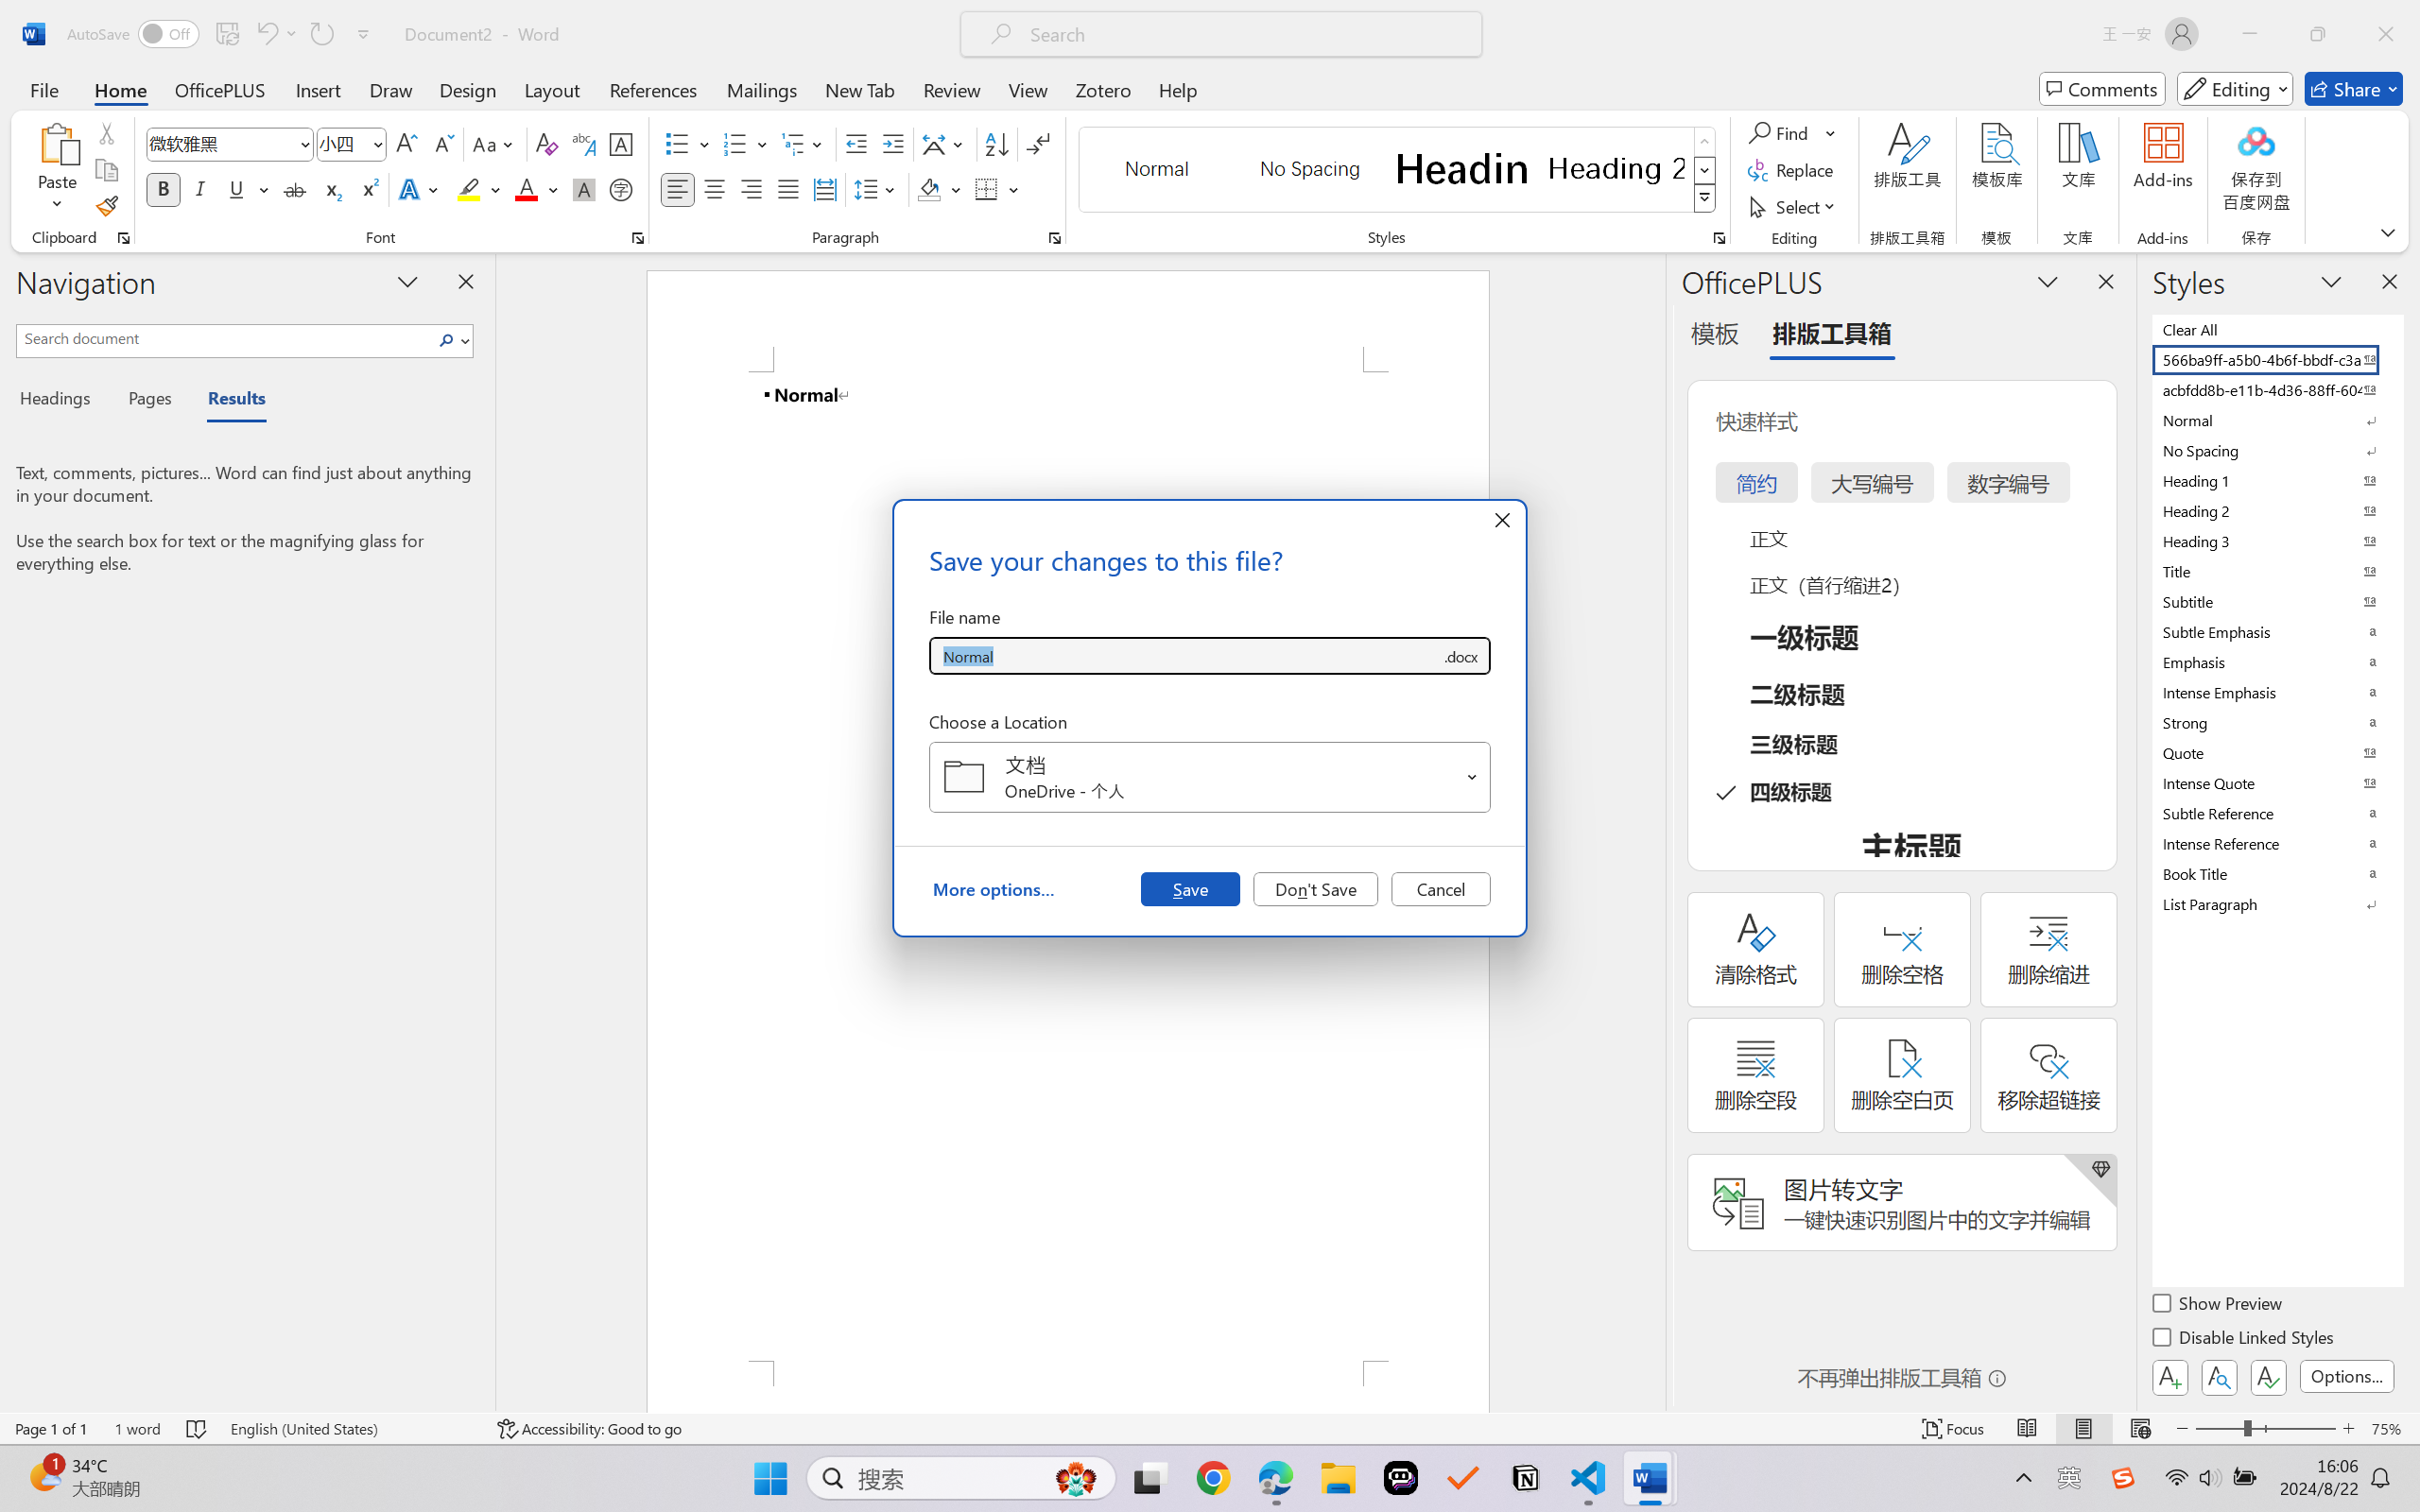  What do you see at coordinates (197, 1428) in the screenshot?
I see `'Spelling and Grammar Check No Errors'` at bounding box center [197, 1428].